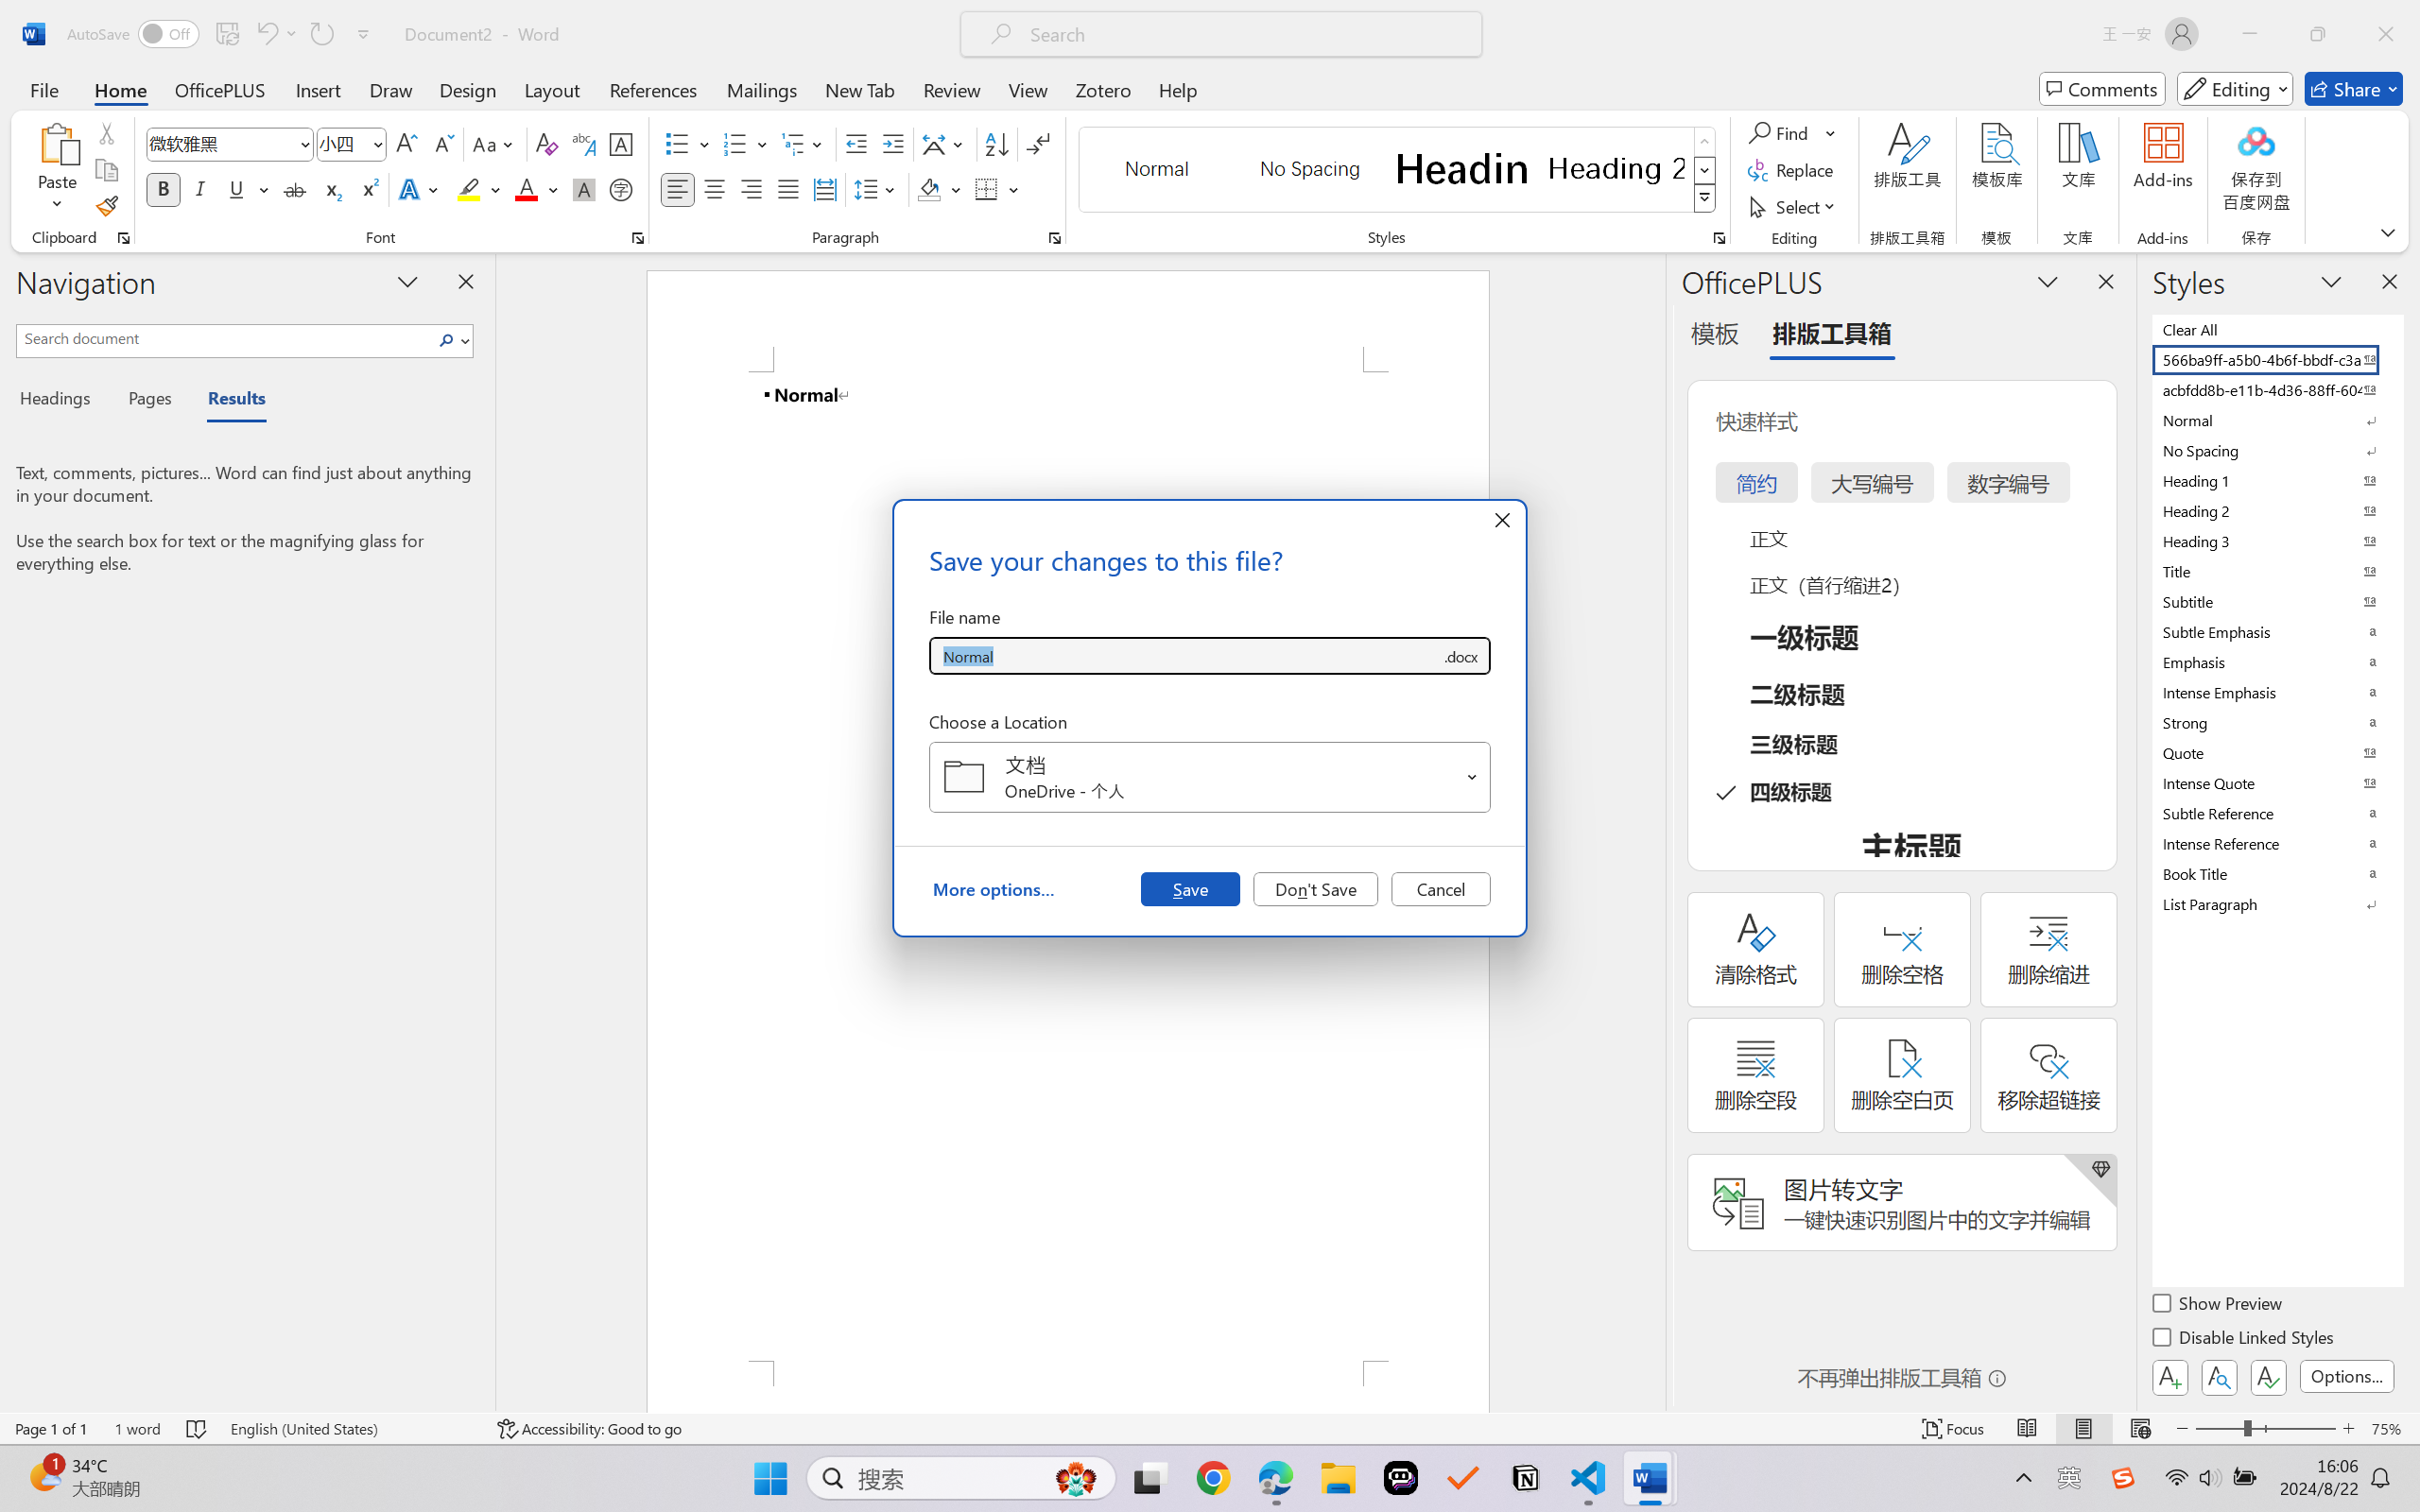  What do you see at coordinates (197, 1428) in the screenshot?
I see `'Spelling and Grammar Check No Errors'` at bounding box center [197, 1428].